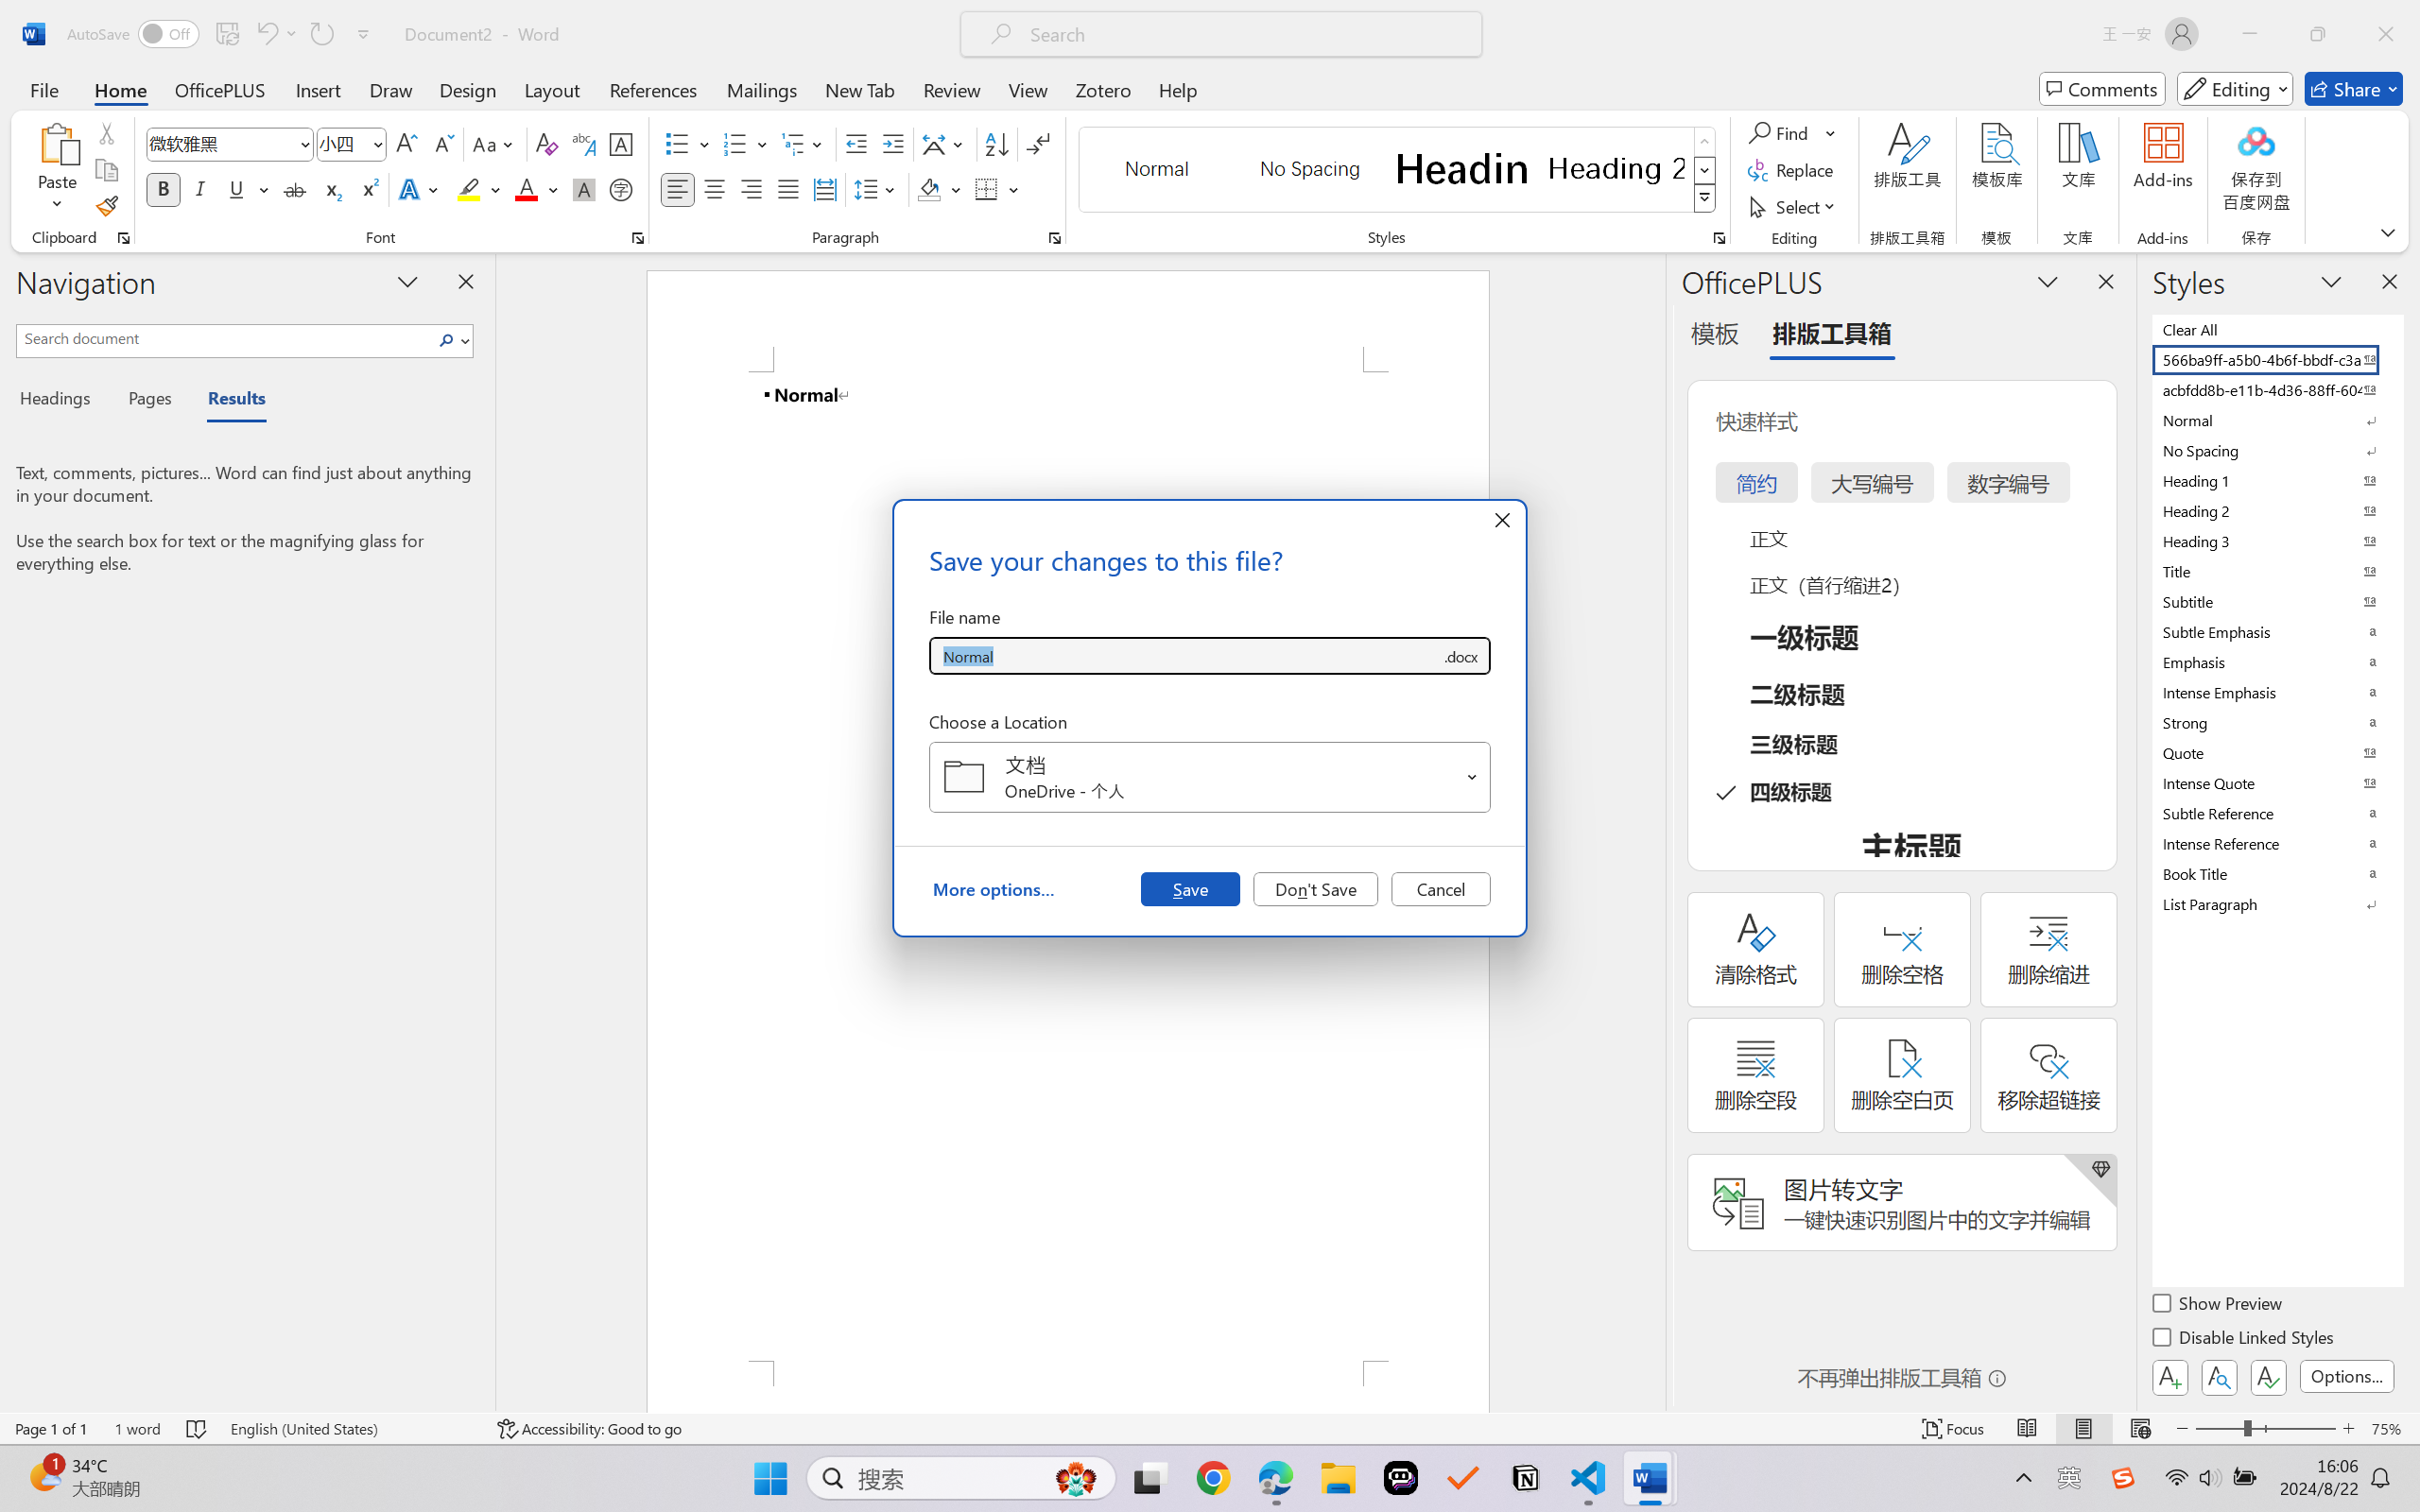  What do you see at coordinates (197, 1428) in the screenshot?
I see `'Spelling and Grammar Check No Errors'` at bounding box center [197, 1428].